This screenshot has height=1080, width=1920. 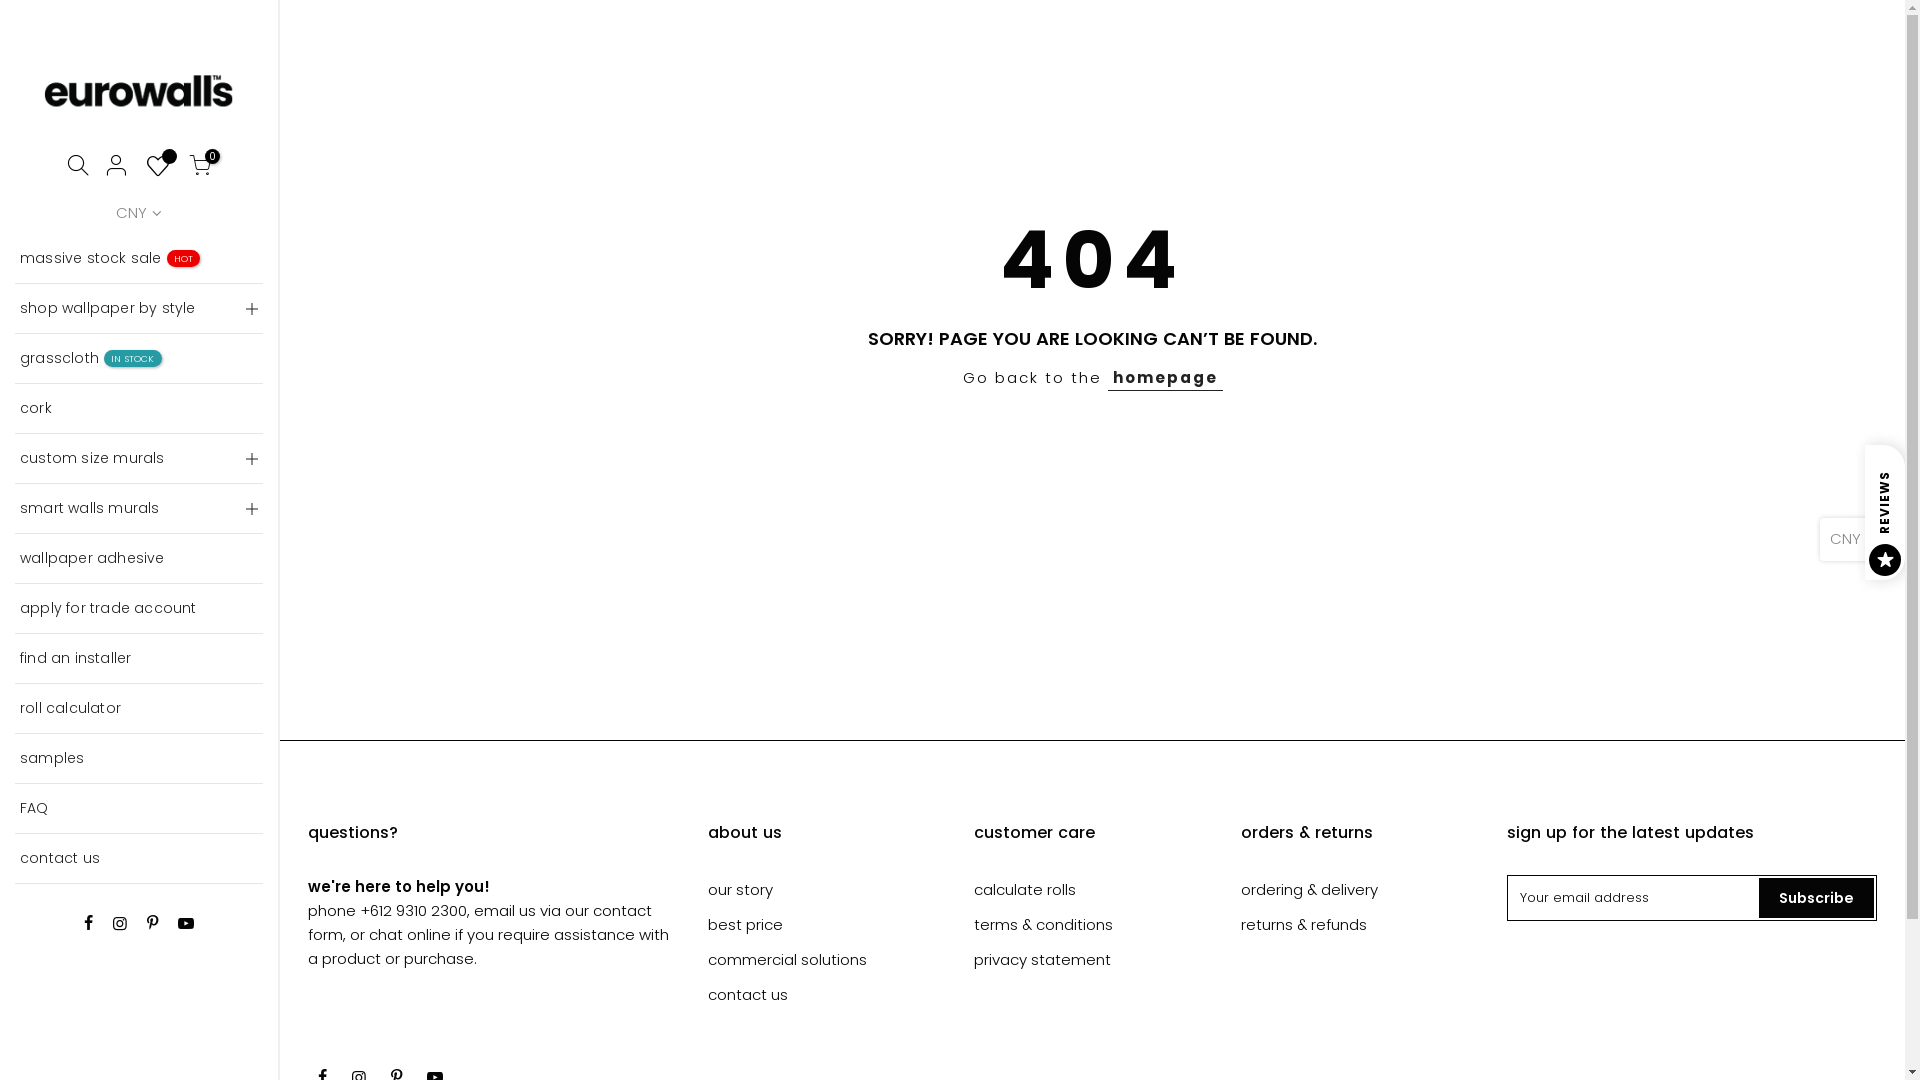 What do you see at coordinates (744, 924) in the screenshot?
I see `'best price'` at bounding box center [744, 924].